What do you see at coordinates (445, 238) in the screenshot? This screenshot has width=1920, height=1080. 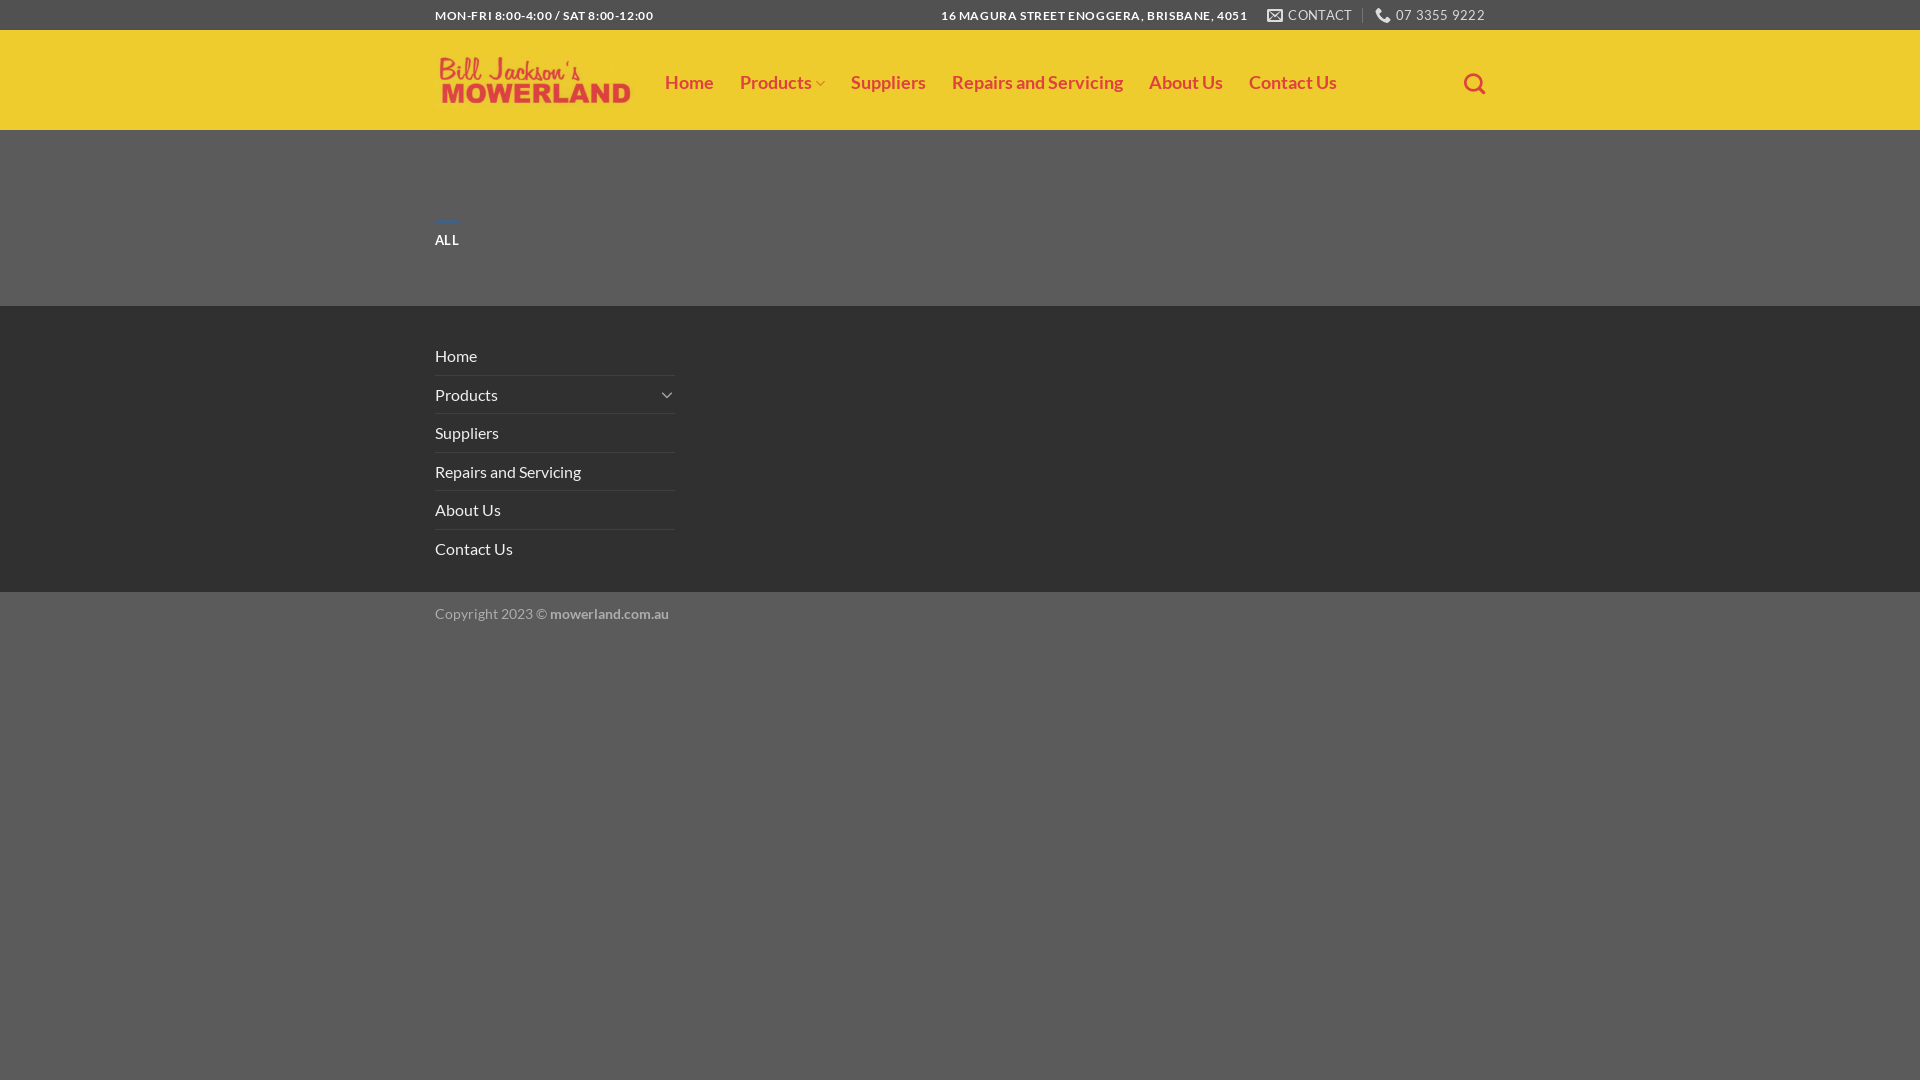 I see `'ALL'` at bounding box center [445, 238].